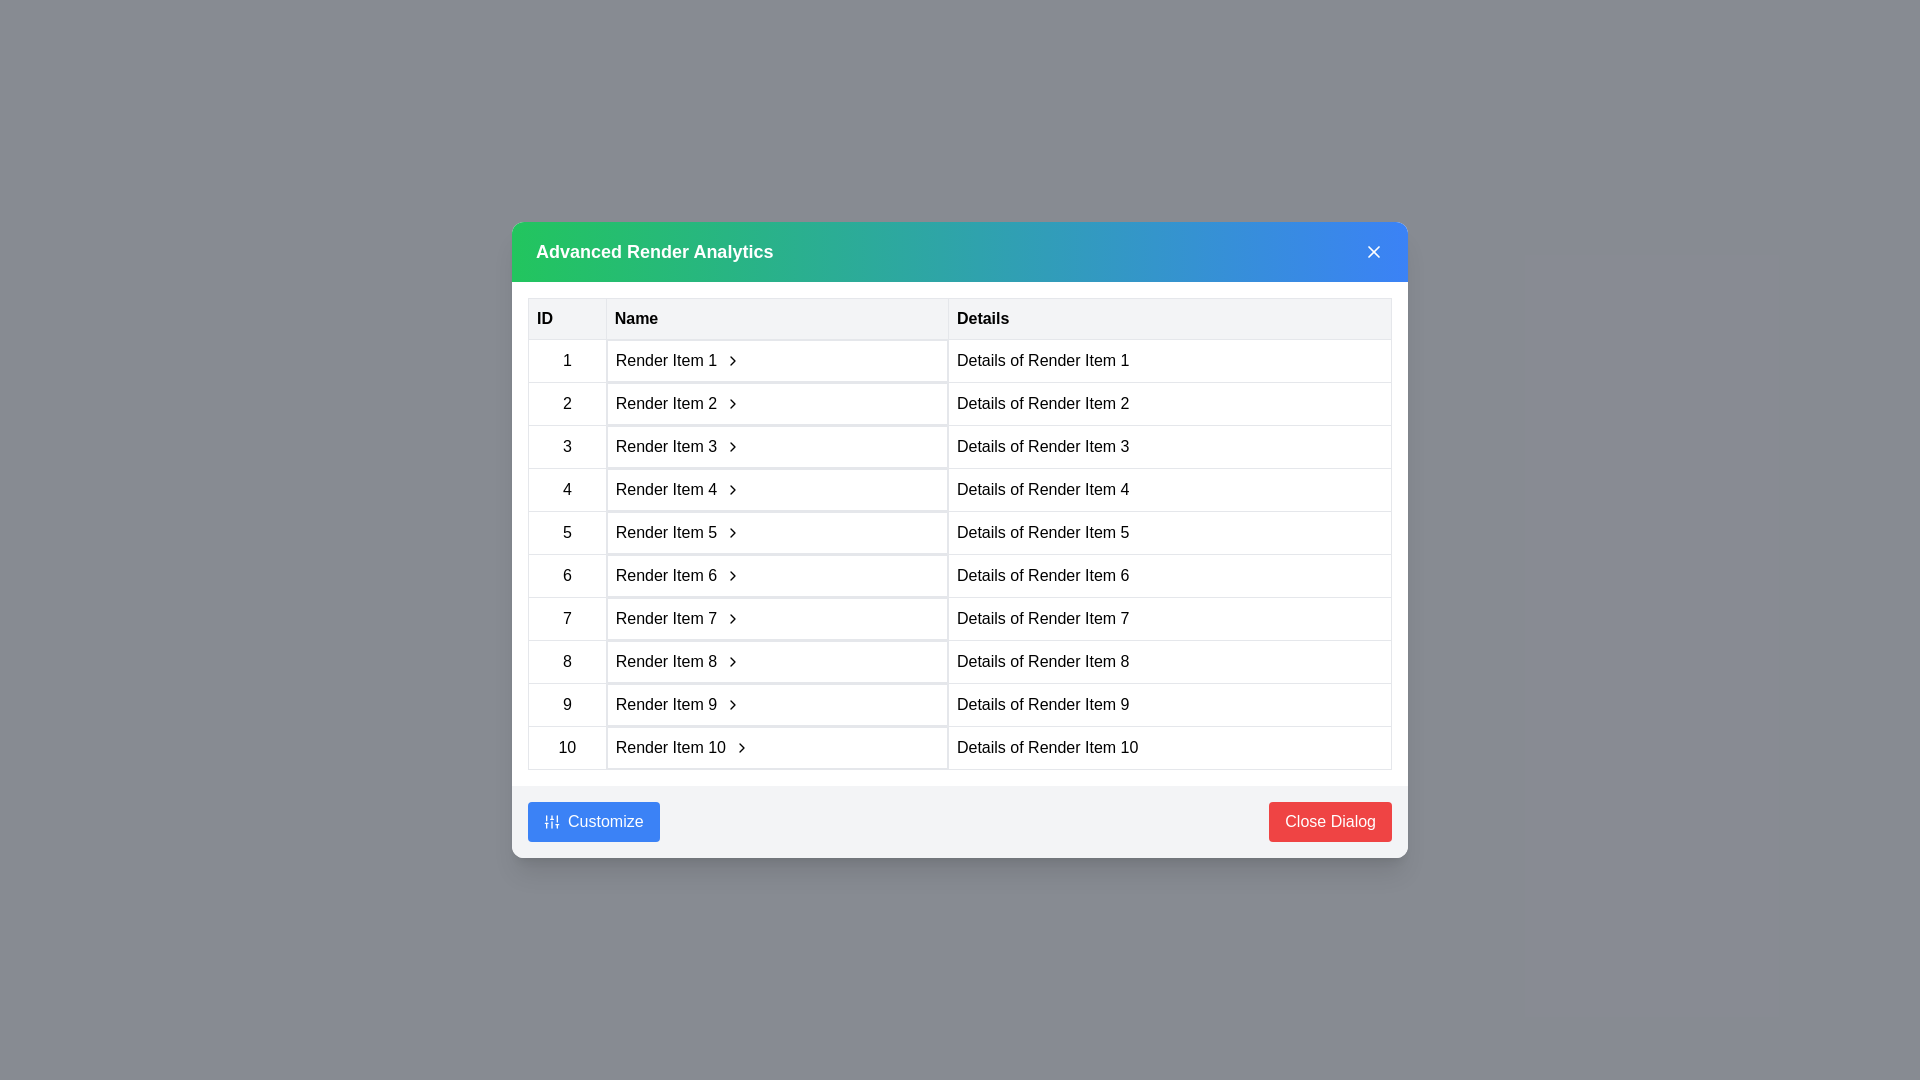  I want to click on the 'Close Dialog' button to close the dialog, so click(1330, 821).